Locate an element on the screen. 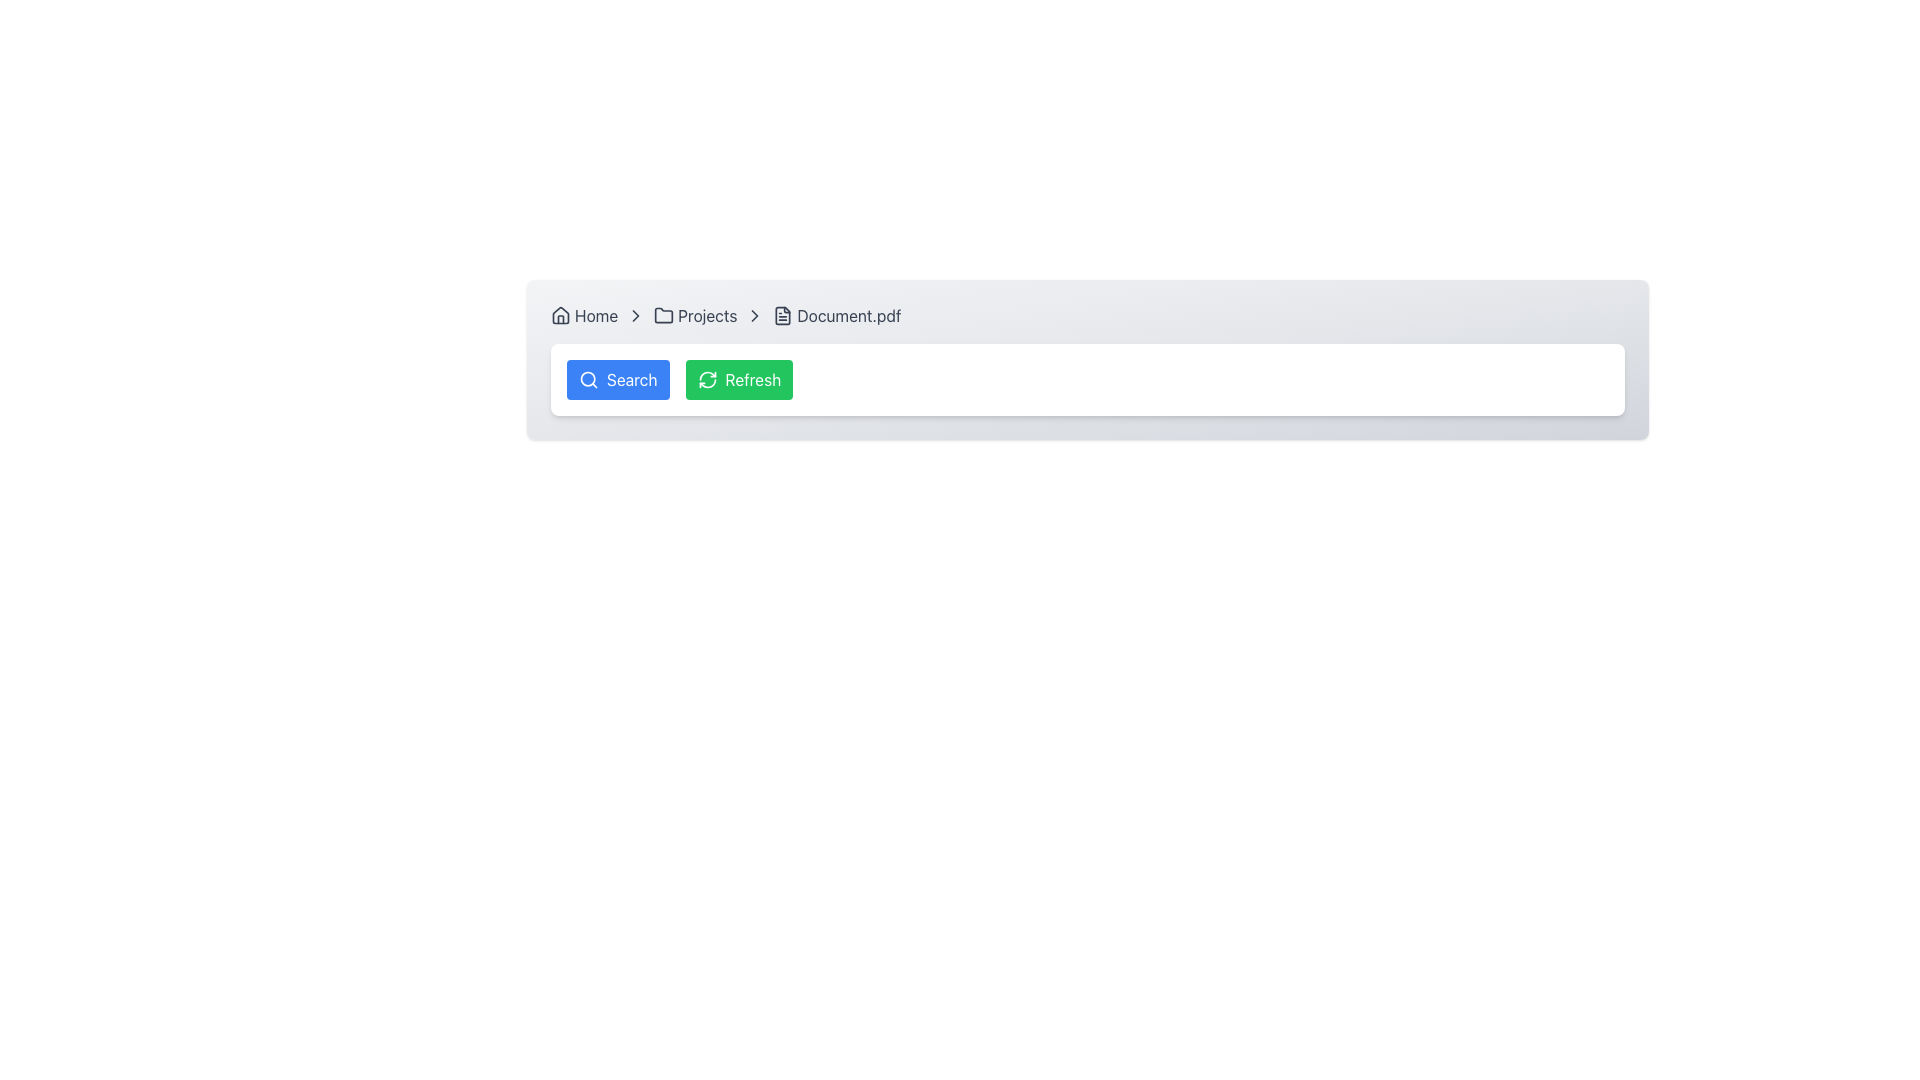  the 'Document.pdf' clickable text link with icon is located at coordinates (836, 315).